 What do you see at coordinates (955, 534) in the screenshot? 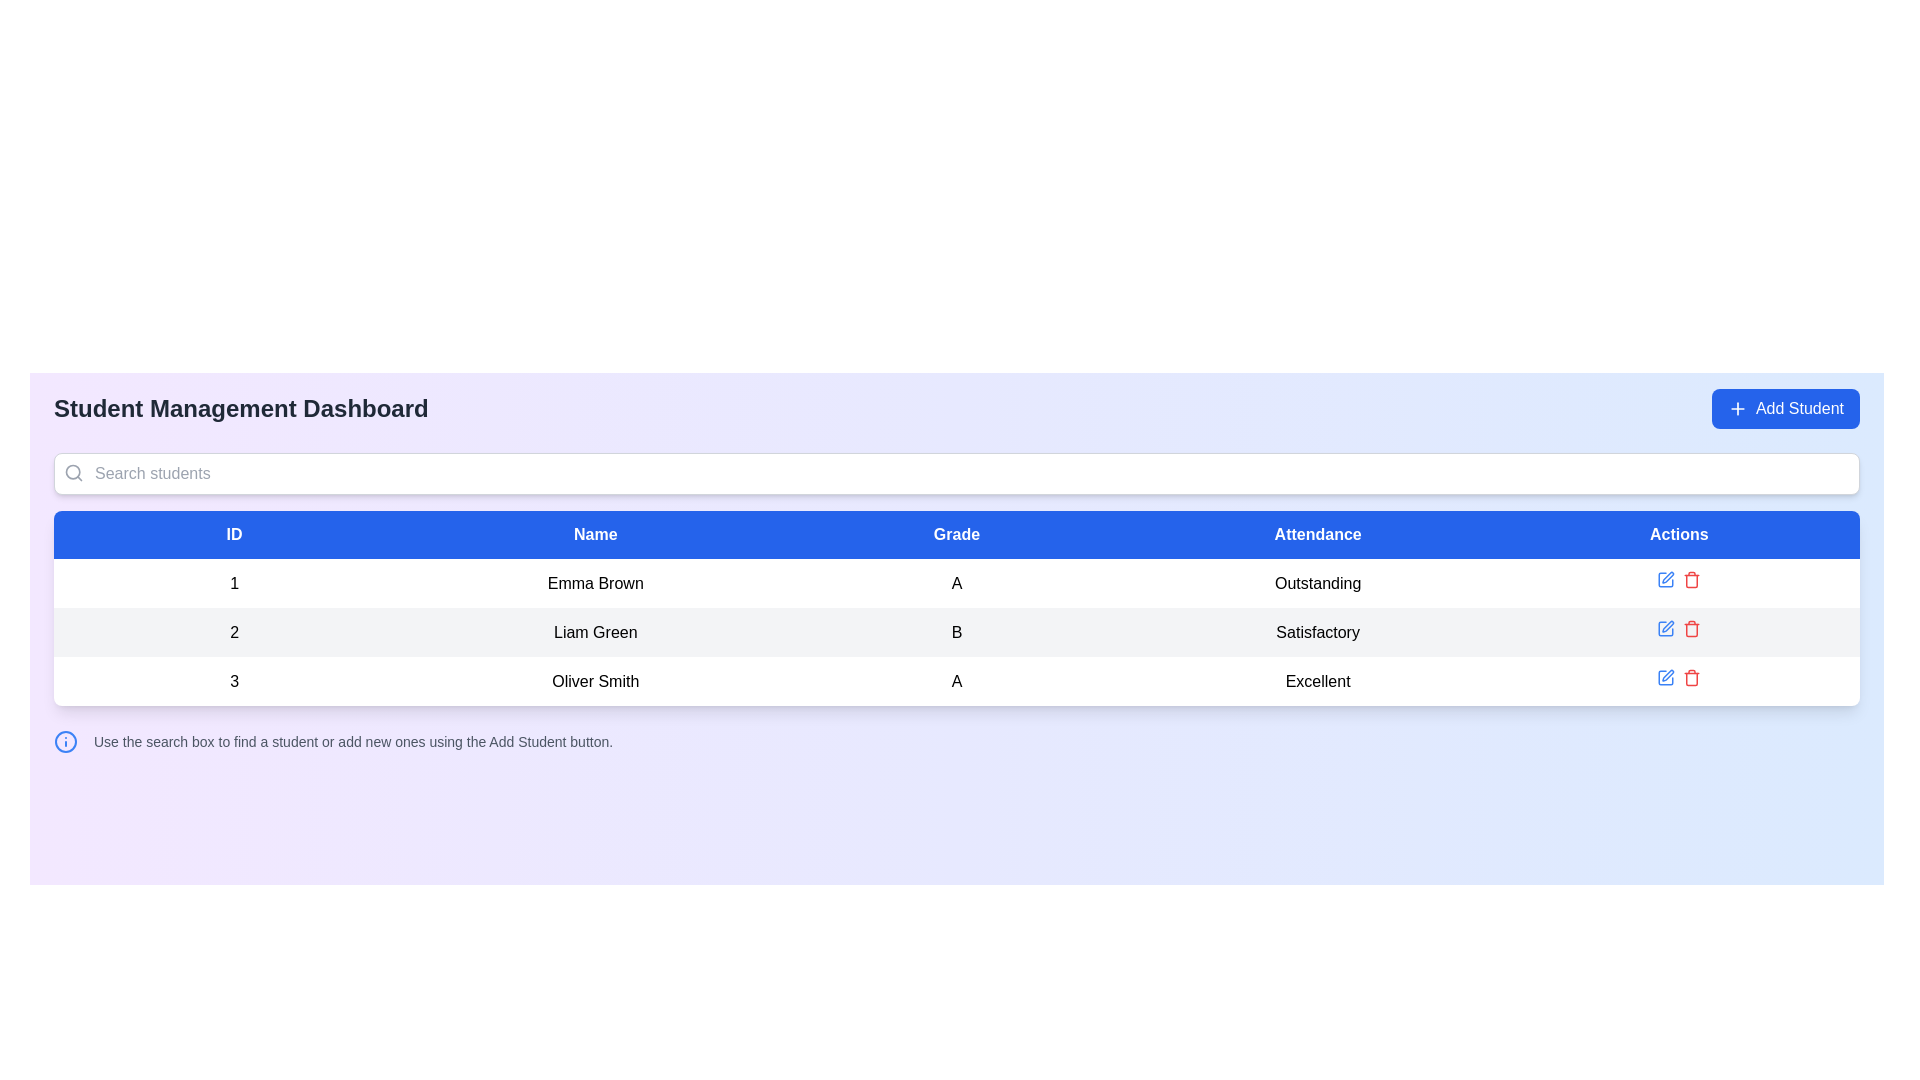
I see `the Table Header Row element, which features a blue background and white text displaying 'ID', 'Name', 'Grade', 'Attendance', and 'Actions'. This element is located at the top of the table, spanning its entire width` at bounding box center [955, 534].